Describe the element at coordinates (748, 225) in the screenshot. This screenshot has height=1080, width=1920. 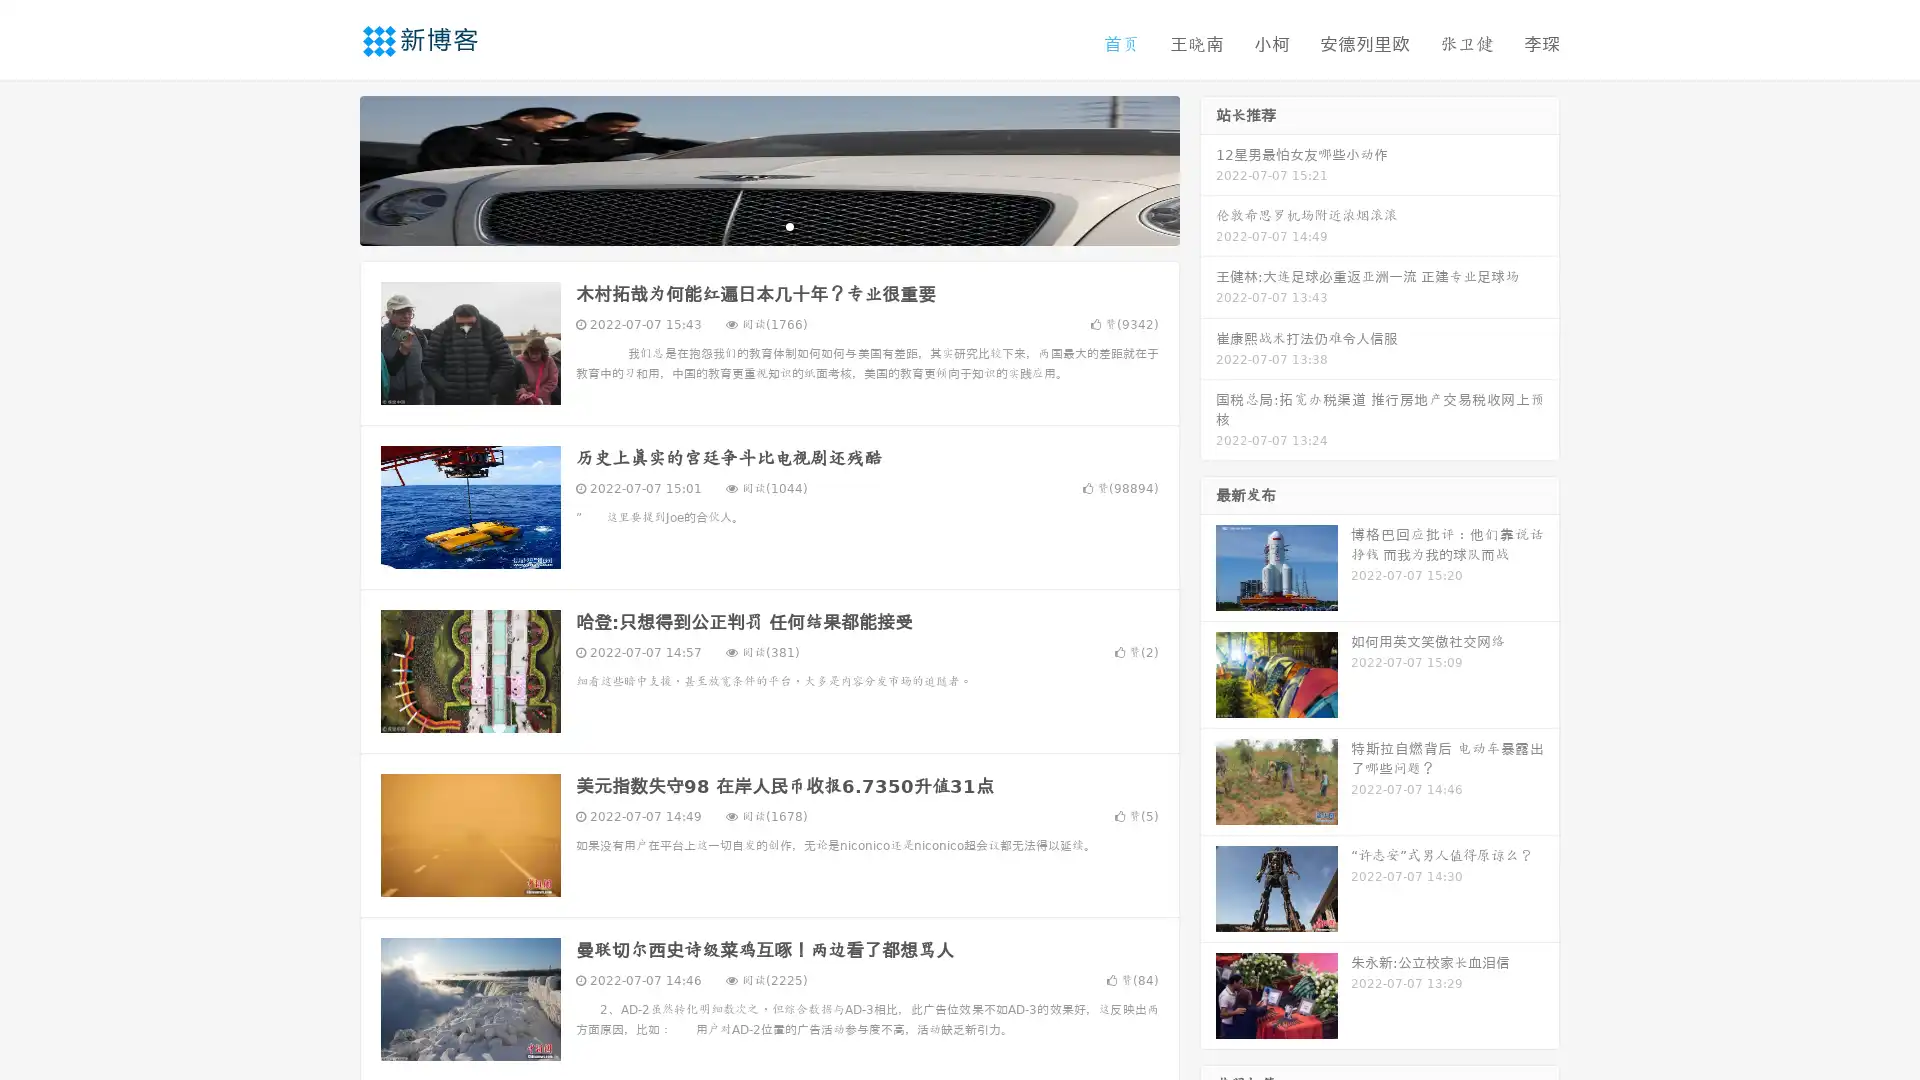
I see `Go to slide 1` at that location.